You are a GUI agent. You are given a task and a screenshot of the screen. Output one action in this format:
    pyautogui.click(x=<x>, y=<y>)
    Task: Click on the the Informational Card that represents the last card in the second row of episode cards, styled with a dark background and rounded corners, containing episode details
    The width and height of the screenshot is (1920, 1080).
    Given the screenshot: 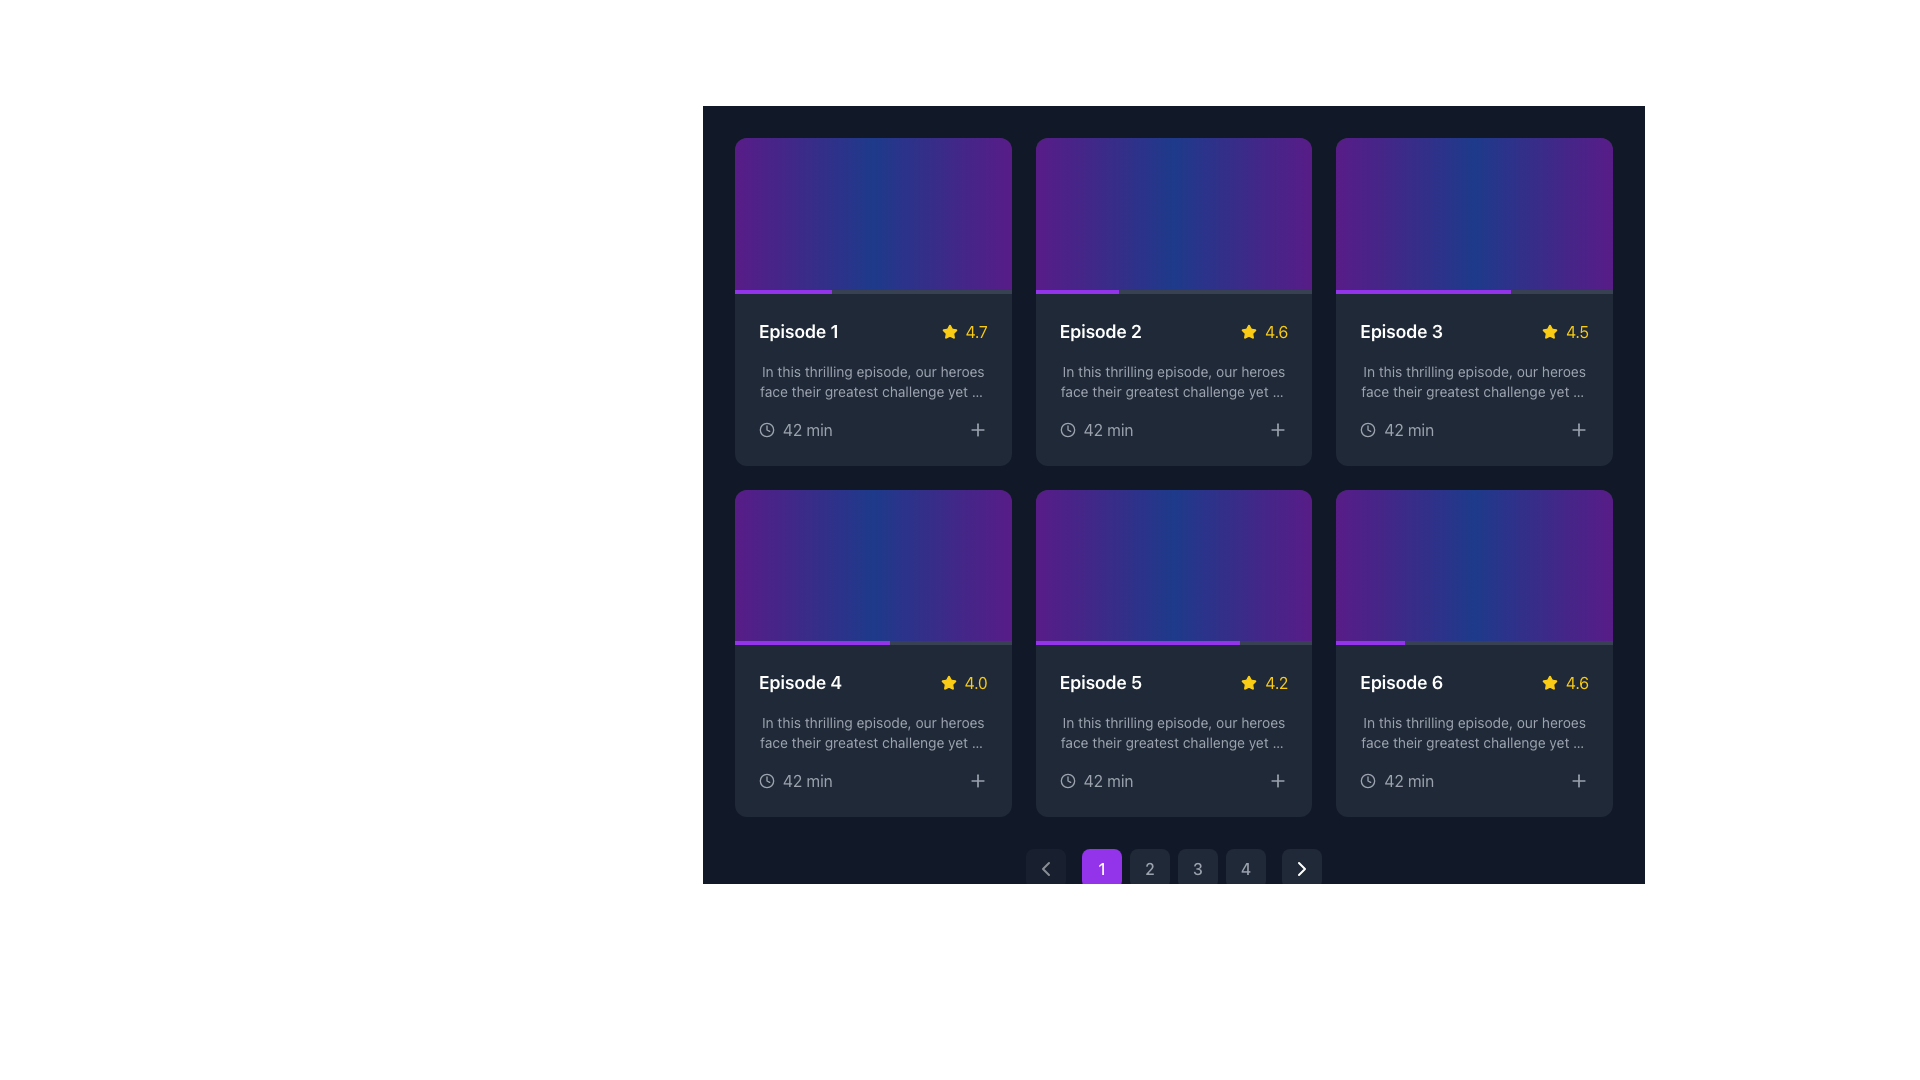 What is the action you would take?
    pyautogui.click(x=1474, y=731)
    